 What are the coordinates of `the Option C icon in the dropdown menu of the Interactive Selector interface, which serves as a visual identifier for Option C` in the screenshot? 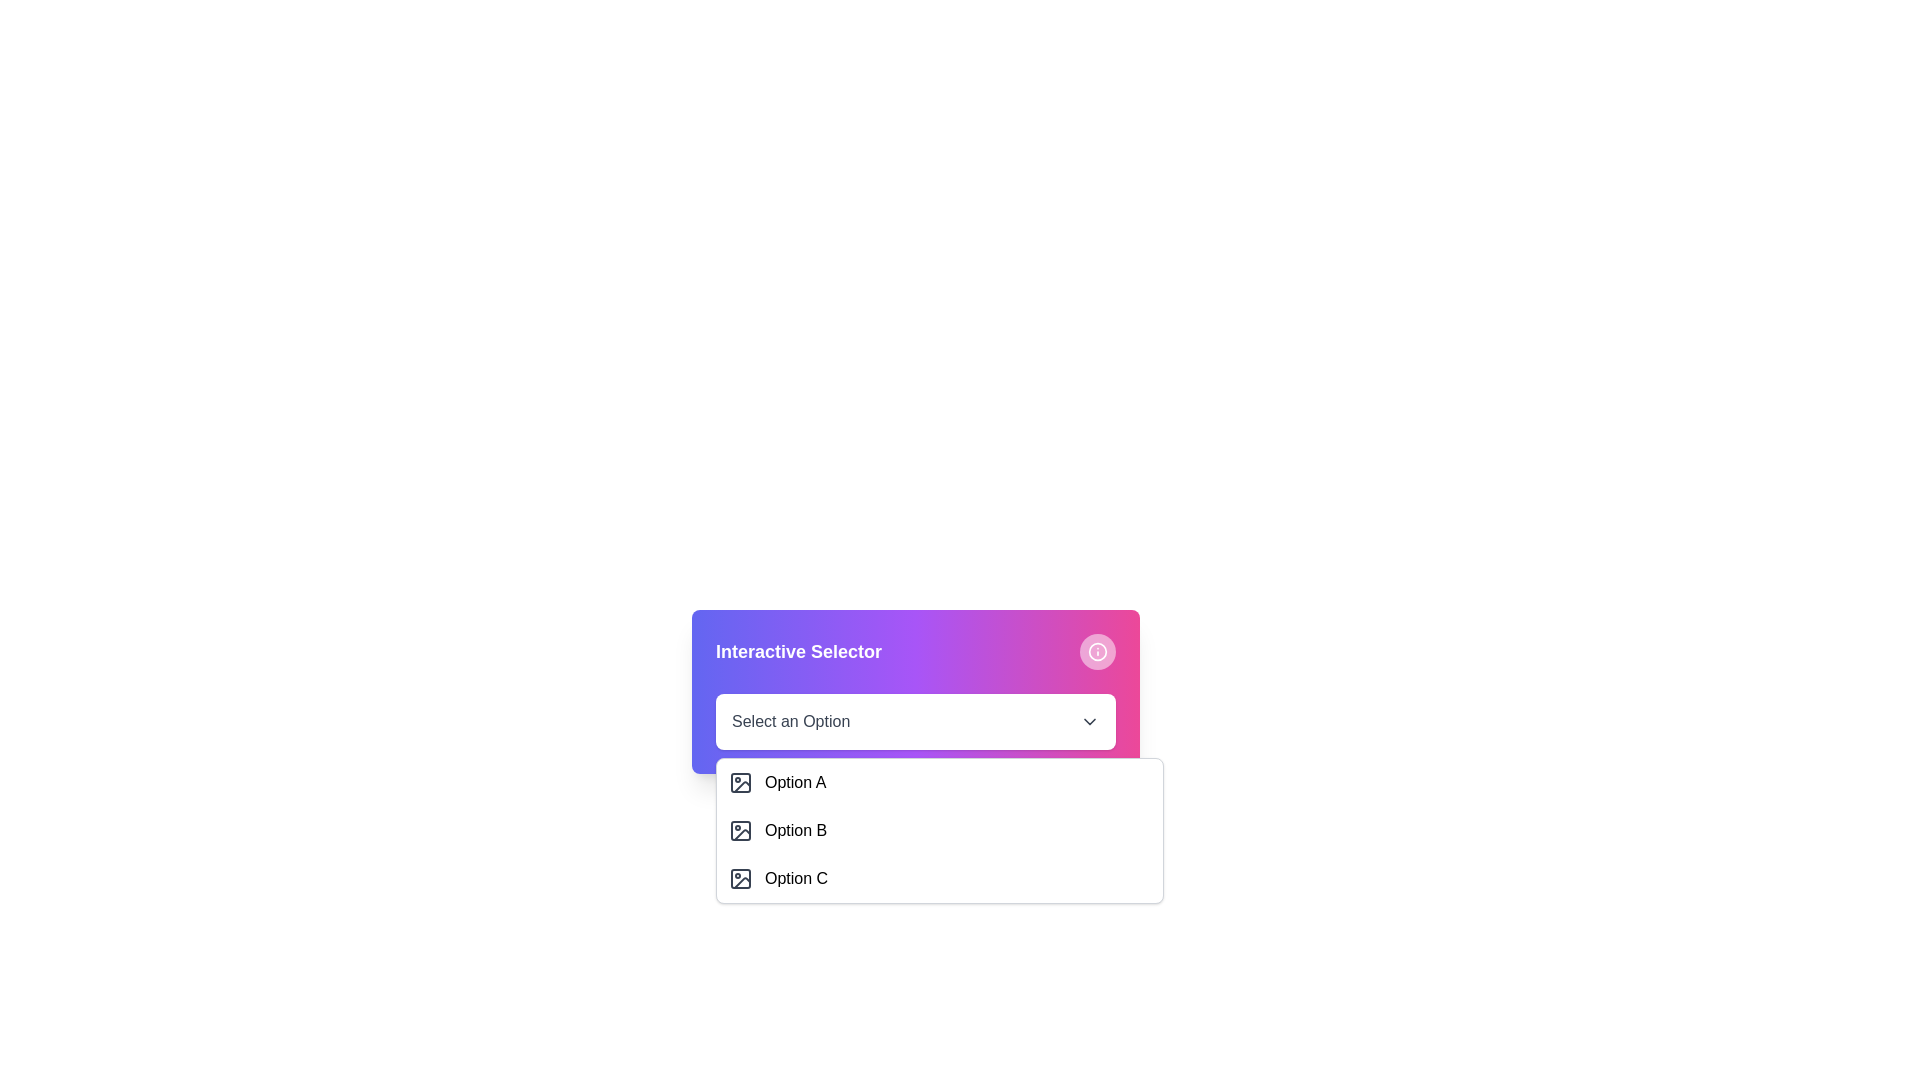 It's located at (739, 878).